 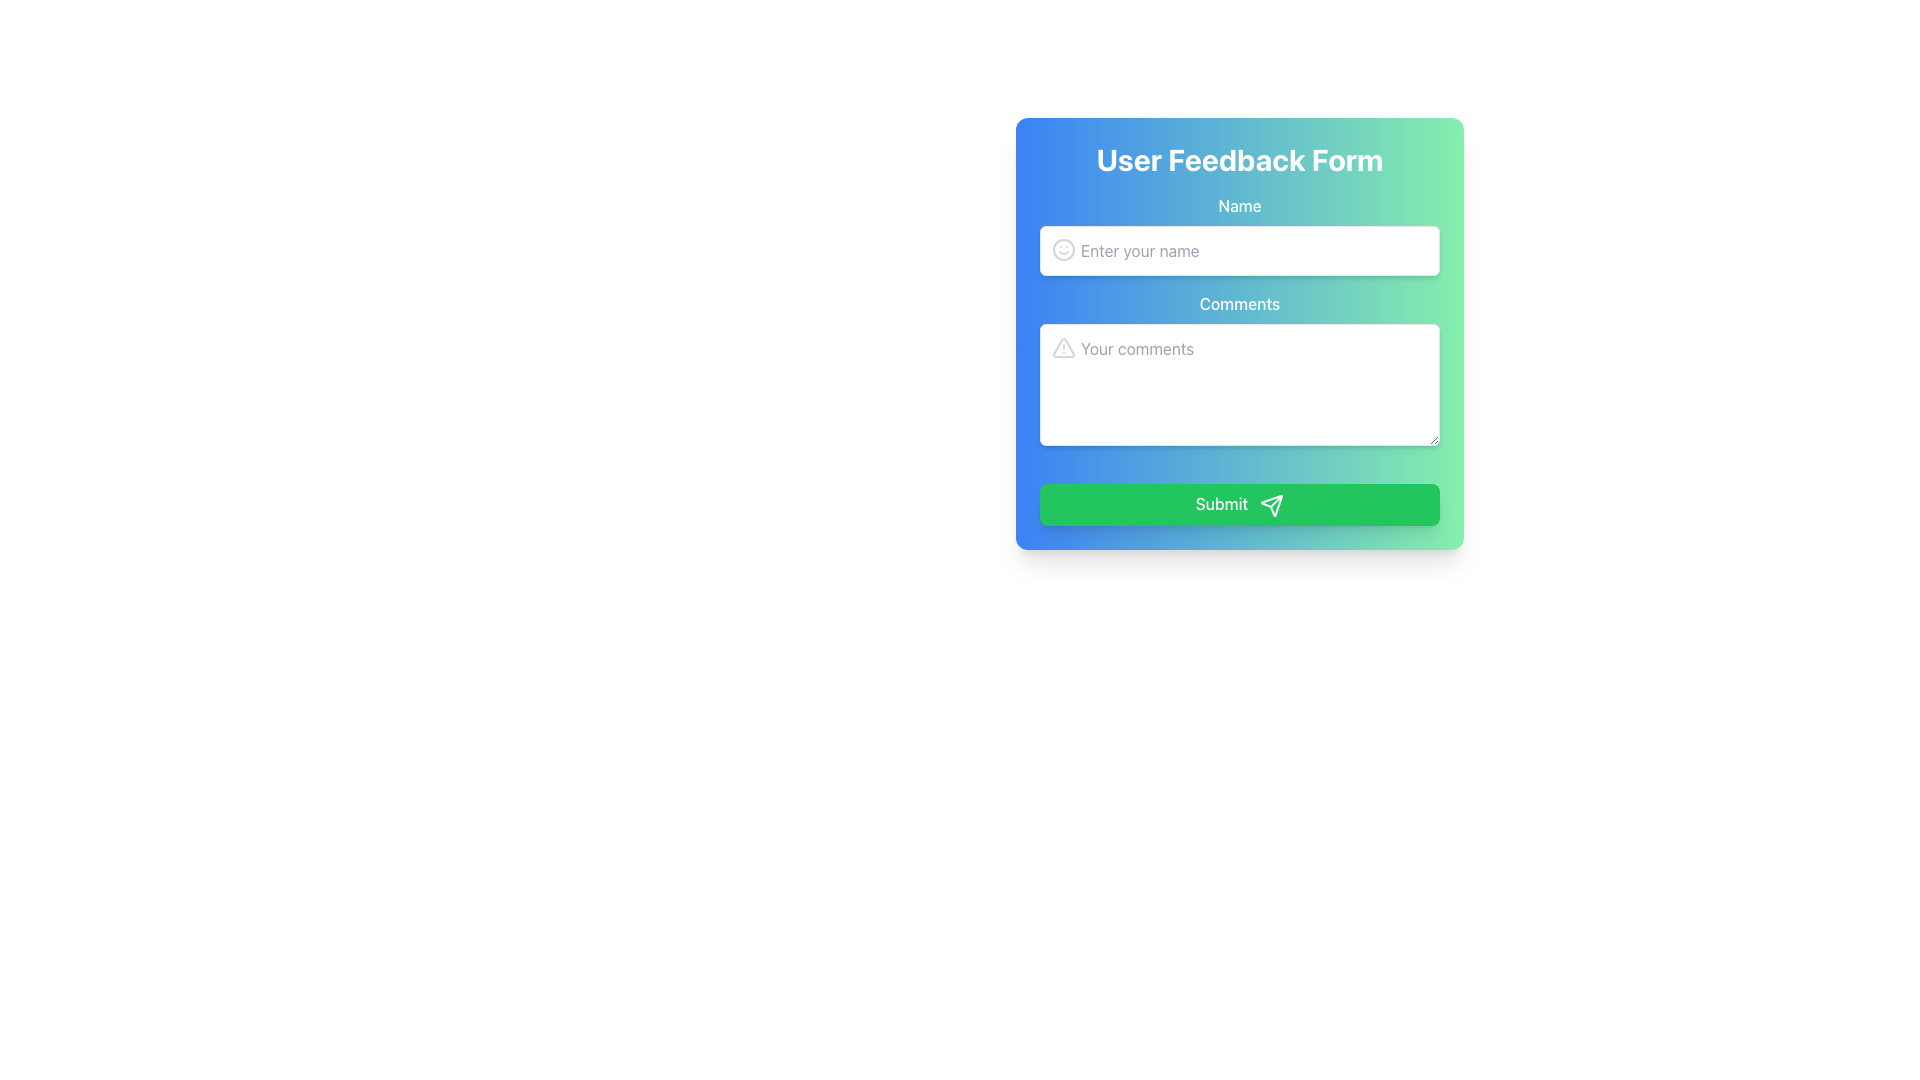 What do you see at coordinates (1238, 503) in the screenshot?
I see `the submission button located at the bottom of the feedback form` at bounding box center [1238, 503].